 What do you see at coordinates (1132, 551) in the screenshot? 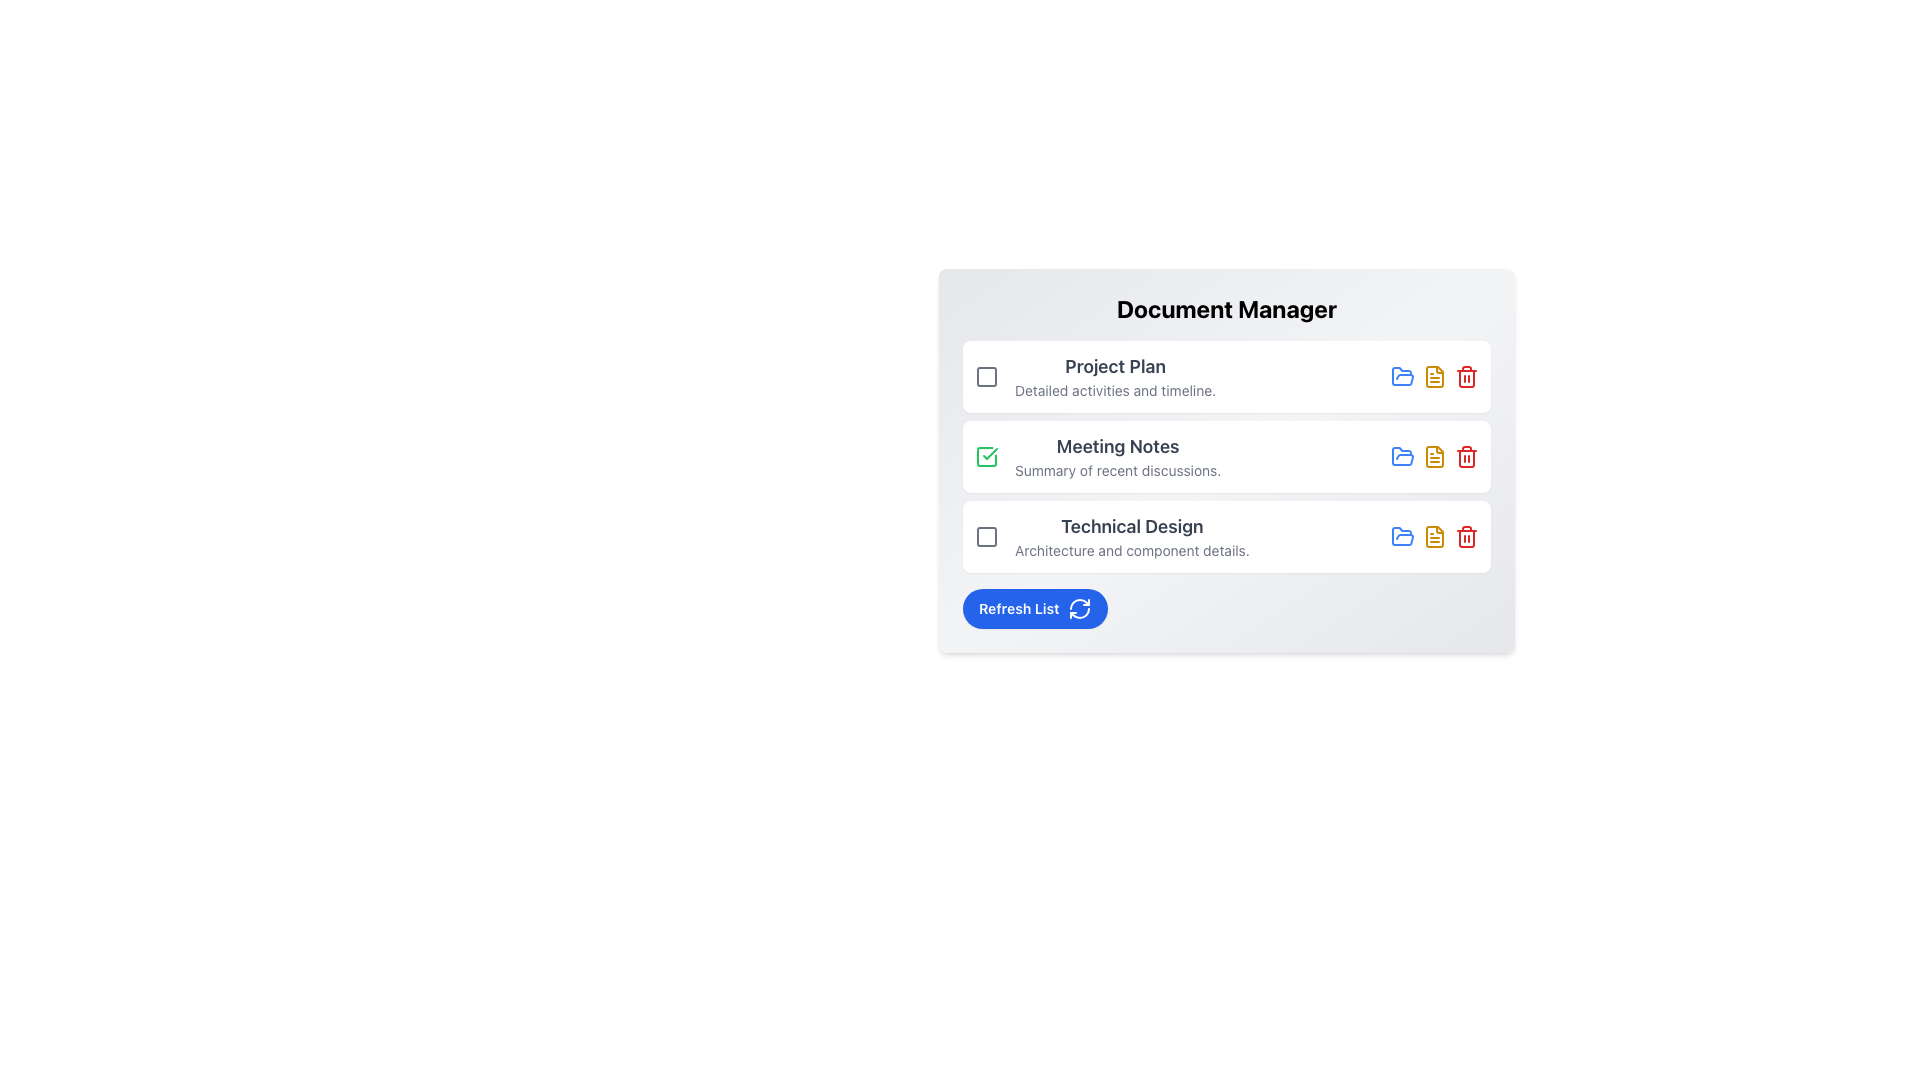
I see `the text label displaying 'Architecture and component details.' which is styled with a small font size and gray color, positioned below the 'Technical Design' heading` at bounding box center [1132, 551].